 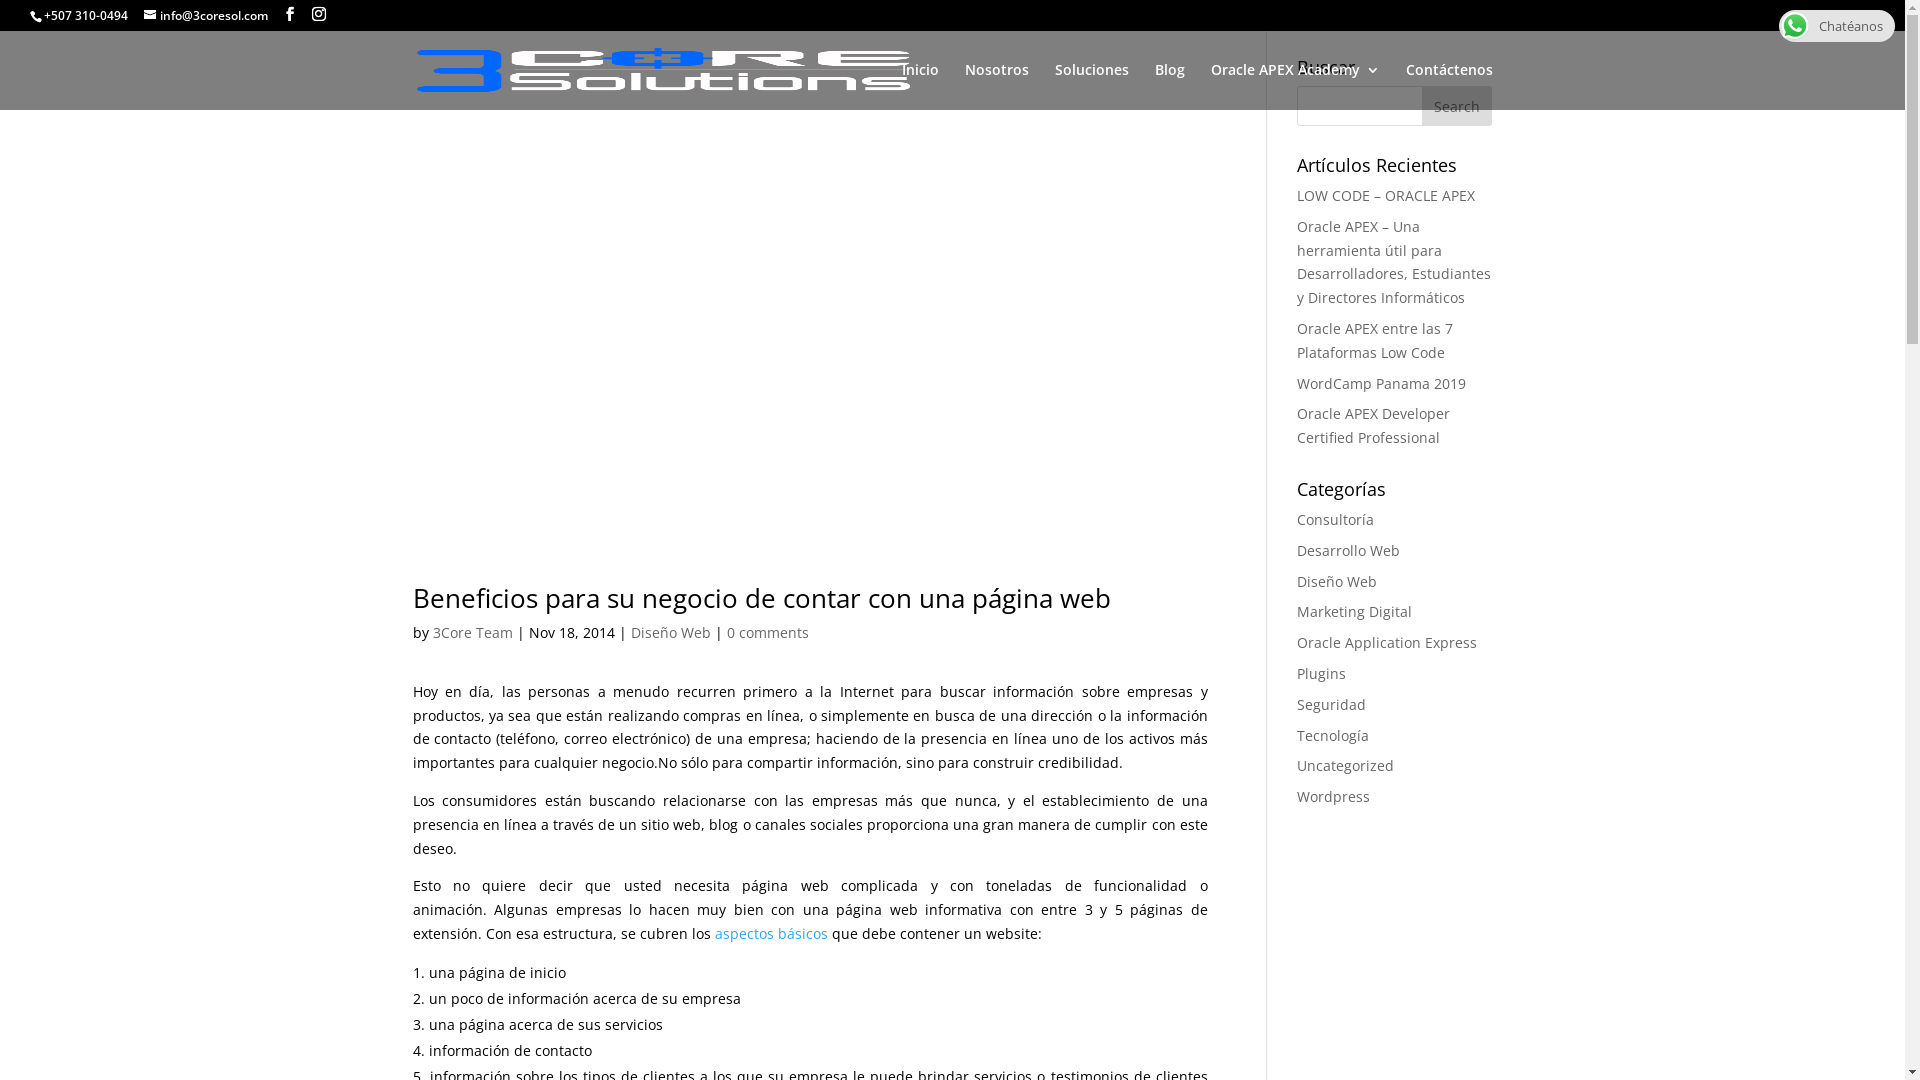 What do you see at coordinates (1380, 383) in the screenshot?
I see `'WordCamp Panama 2019'` at bounding box center [1380, 383].